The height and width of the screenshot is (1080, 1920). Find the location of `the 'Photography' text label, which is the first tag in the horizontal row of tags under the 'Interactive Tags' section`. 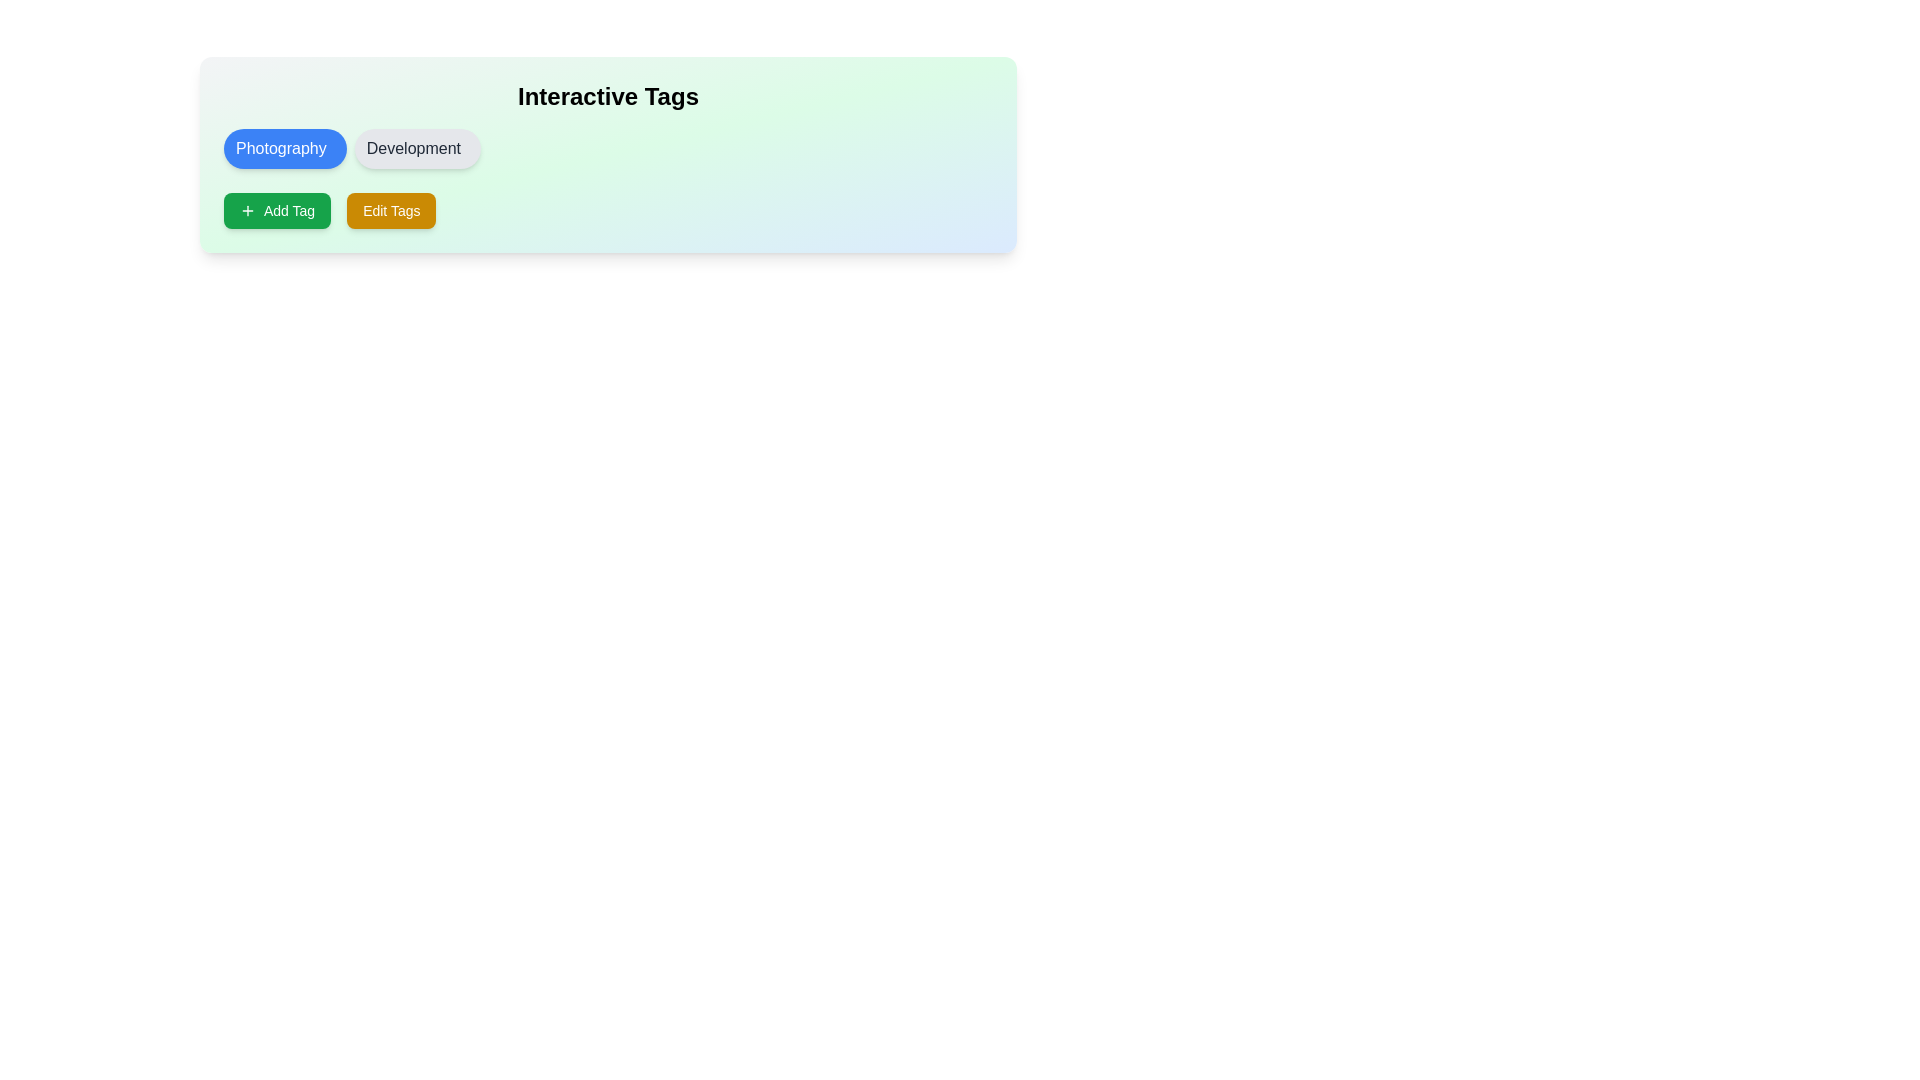

the 'Photography' text label, which is the first tag in the horizontal row of tags under the 'Interactive Tags' section is located at coordinates (280, 148).